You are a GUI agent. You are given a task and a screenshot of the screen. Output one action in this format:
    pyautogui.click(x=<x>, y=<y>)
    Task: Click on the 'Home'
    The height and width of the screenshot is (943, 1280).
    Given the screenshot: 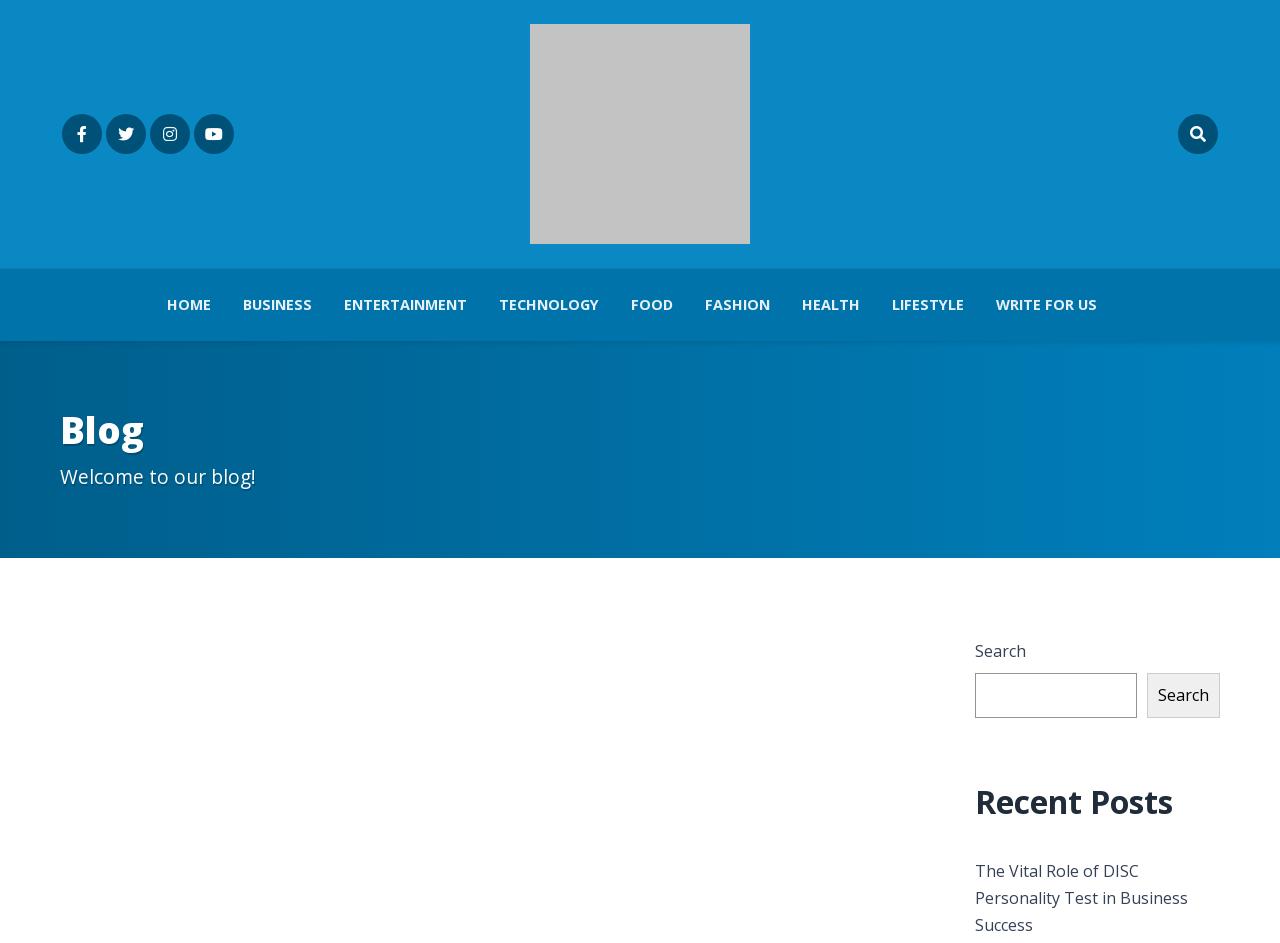 What is the action you would take?
    pyautogui.click(x=189, y=303)
    